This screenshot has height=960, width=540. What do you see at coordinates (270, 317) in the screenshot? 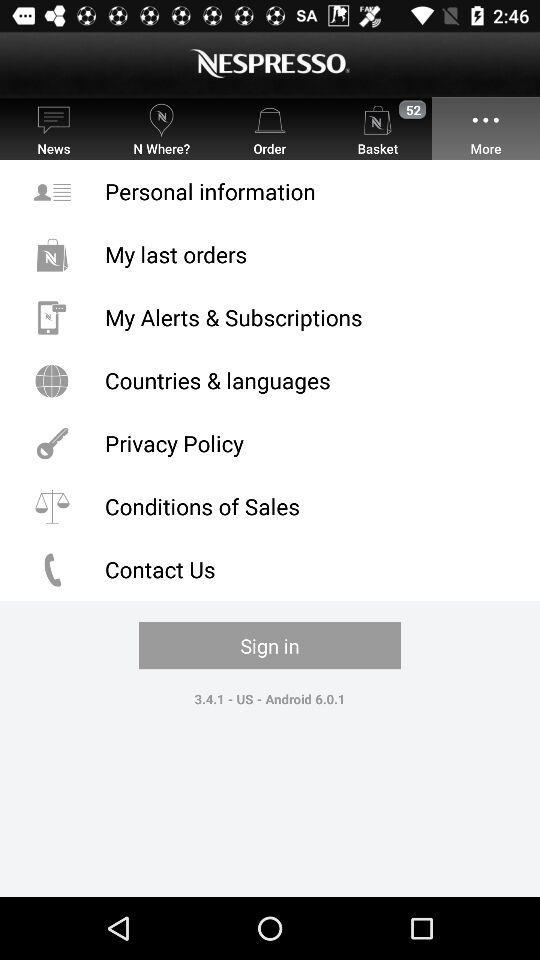
I see `the item above countries & languages item` at bounding box center [270, 317].